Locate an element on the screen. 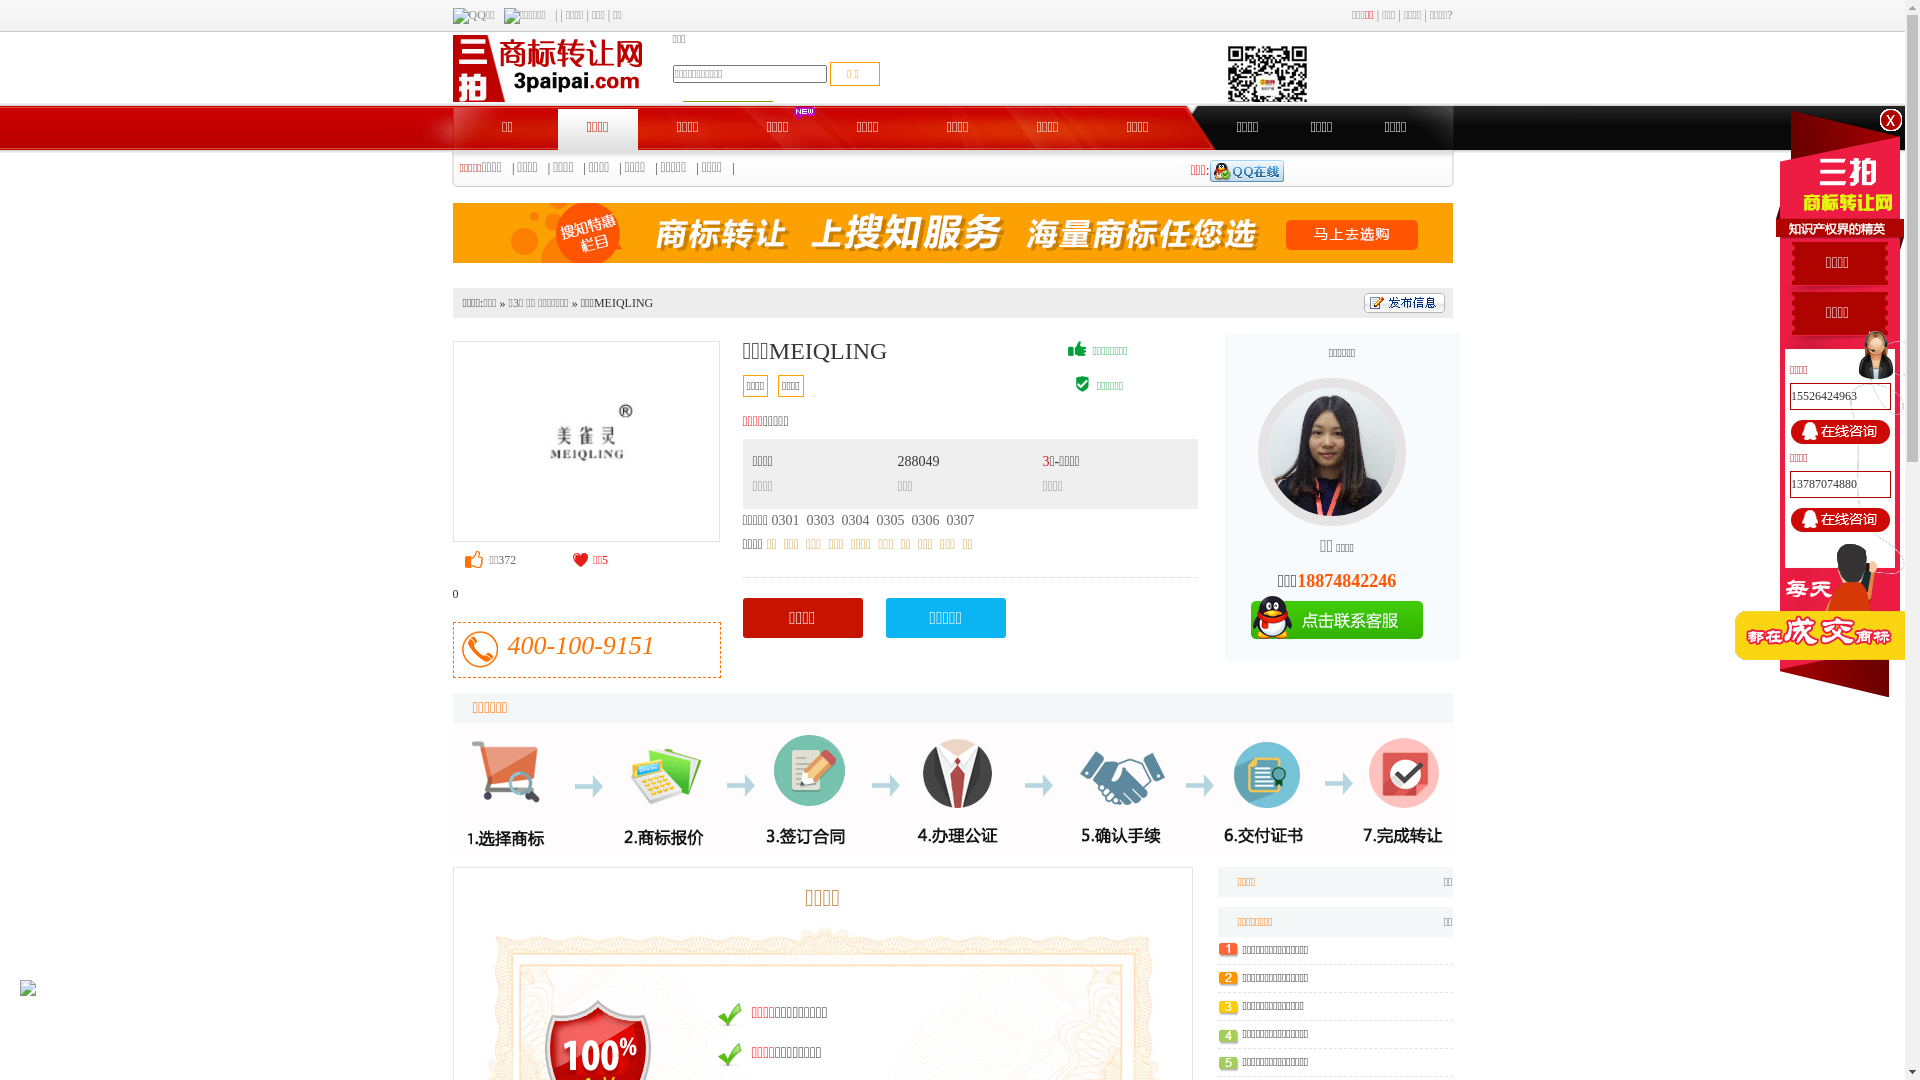 The width and height of the screenshot is (1920, 1080). '0304' is located at coordinates (855, 519).